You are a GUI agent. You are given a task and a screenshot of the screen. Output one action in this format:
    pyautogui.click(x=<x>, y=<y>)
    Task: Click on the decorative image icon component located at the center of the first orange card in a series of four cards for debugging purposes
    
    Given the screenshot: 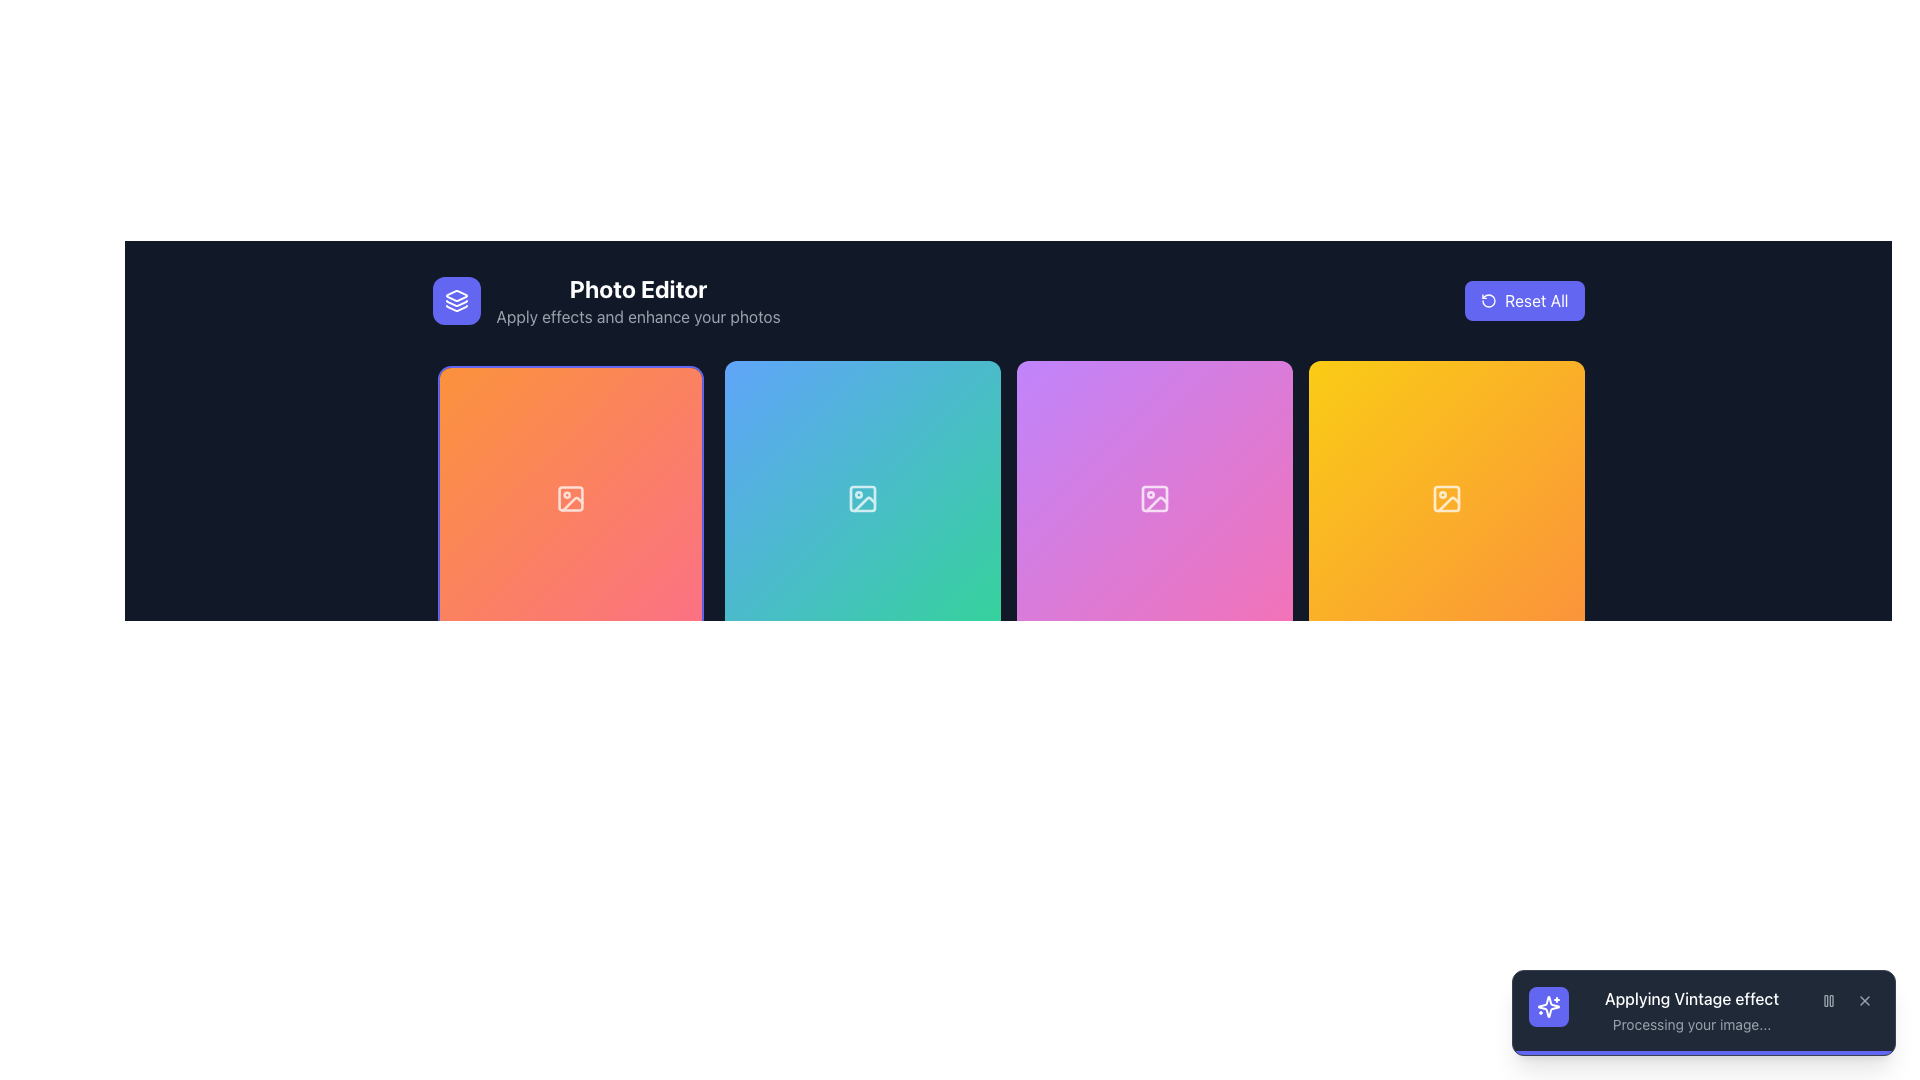 What is the action you would take?
    pyautogui.click(x=569, y=497)
    